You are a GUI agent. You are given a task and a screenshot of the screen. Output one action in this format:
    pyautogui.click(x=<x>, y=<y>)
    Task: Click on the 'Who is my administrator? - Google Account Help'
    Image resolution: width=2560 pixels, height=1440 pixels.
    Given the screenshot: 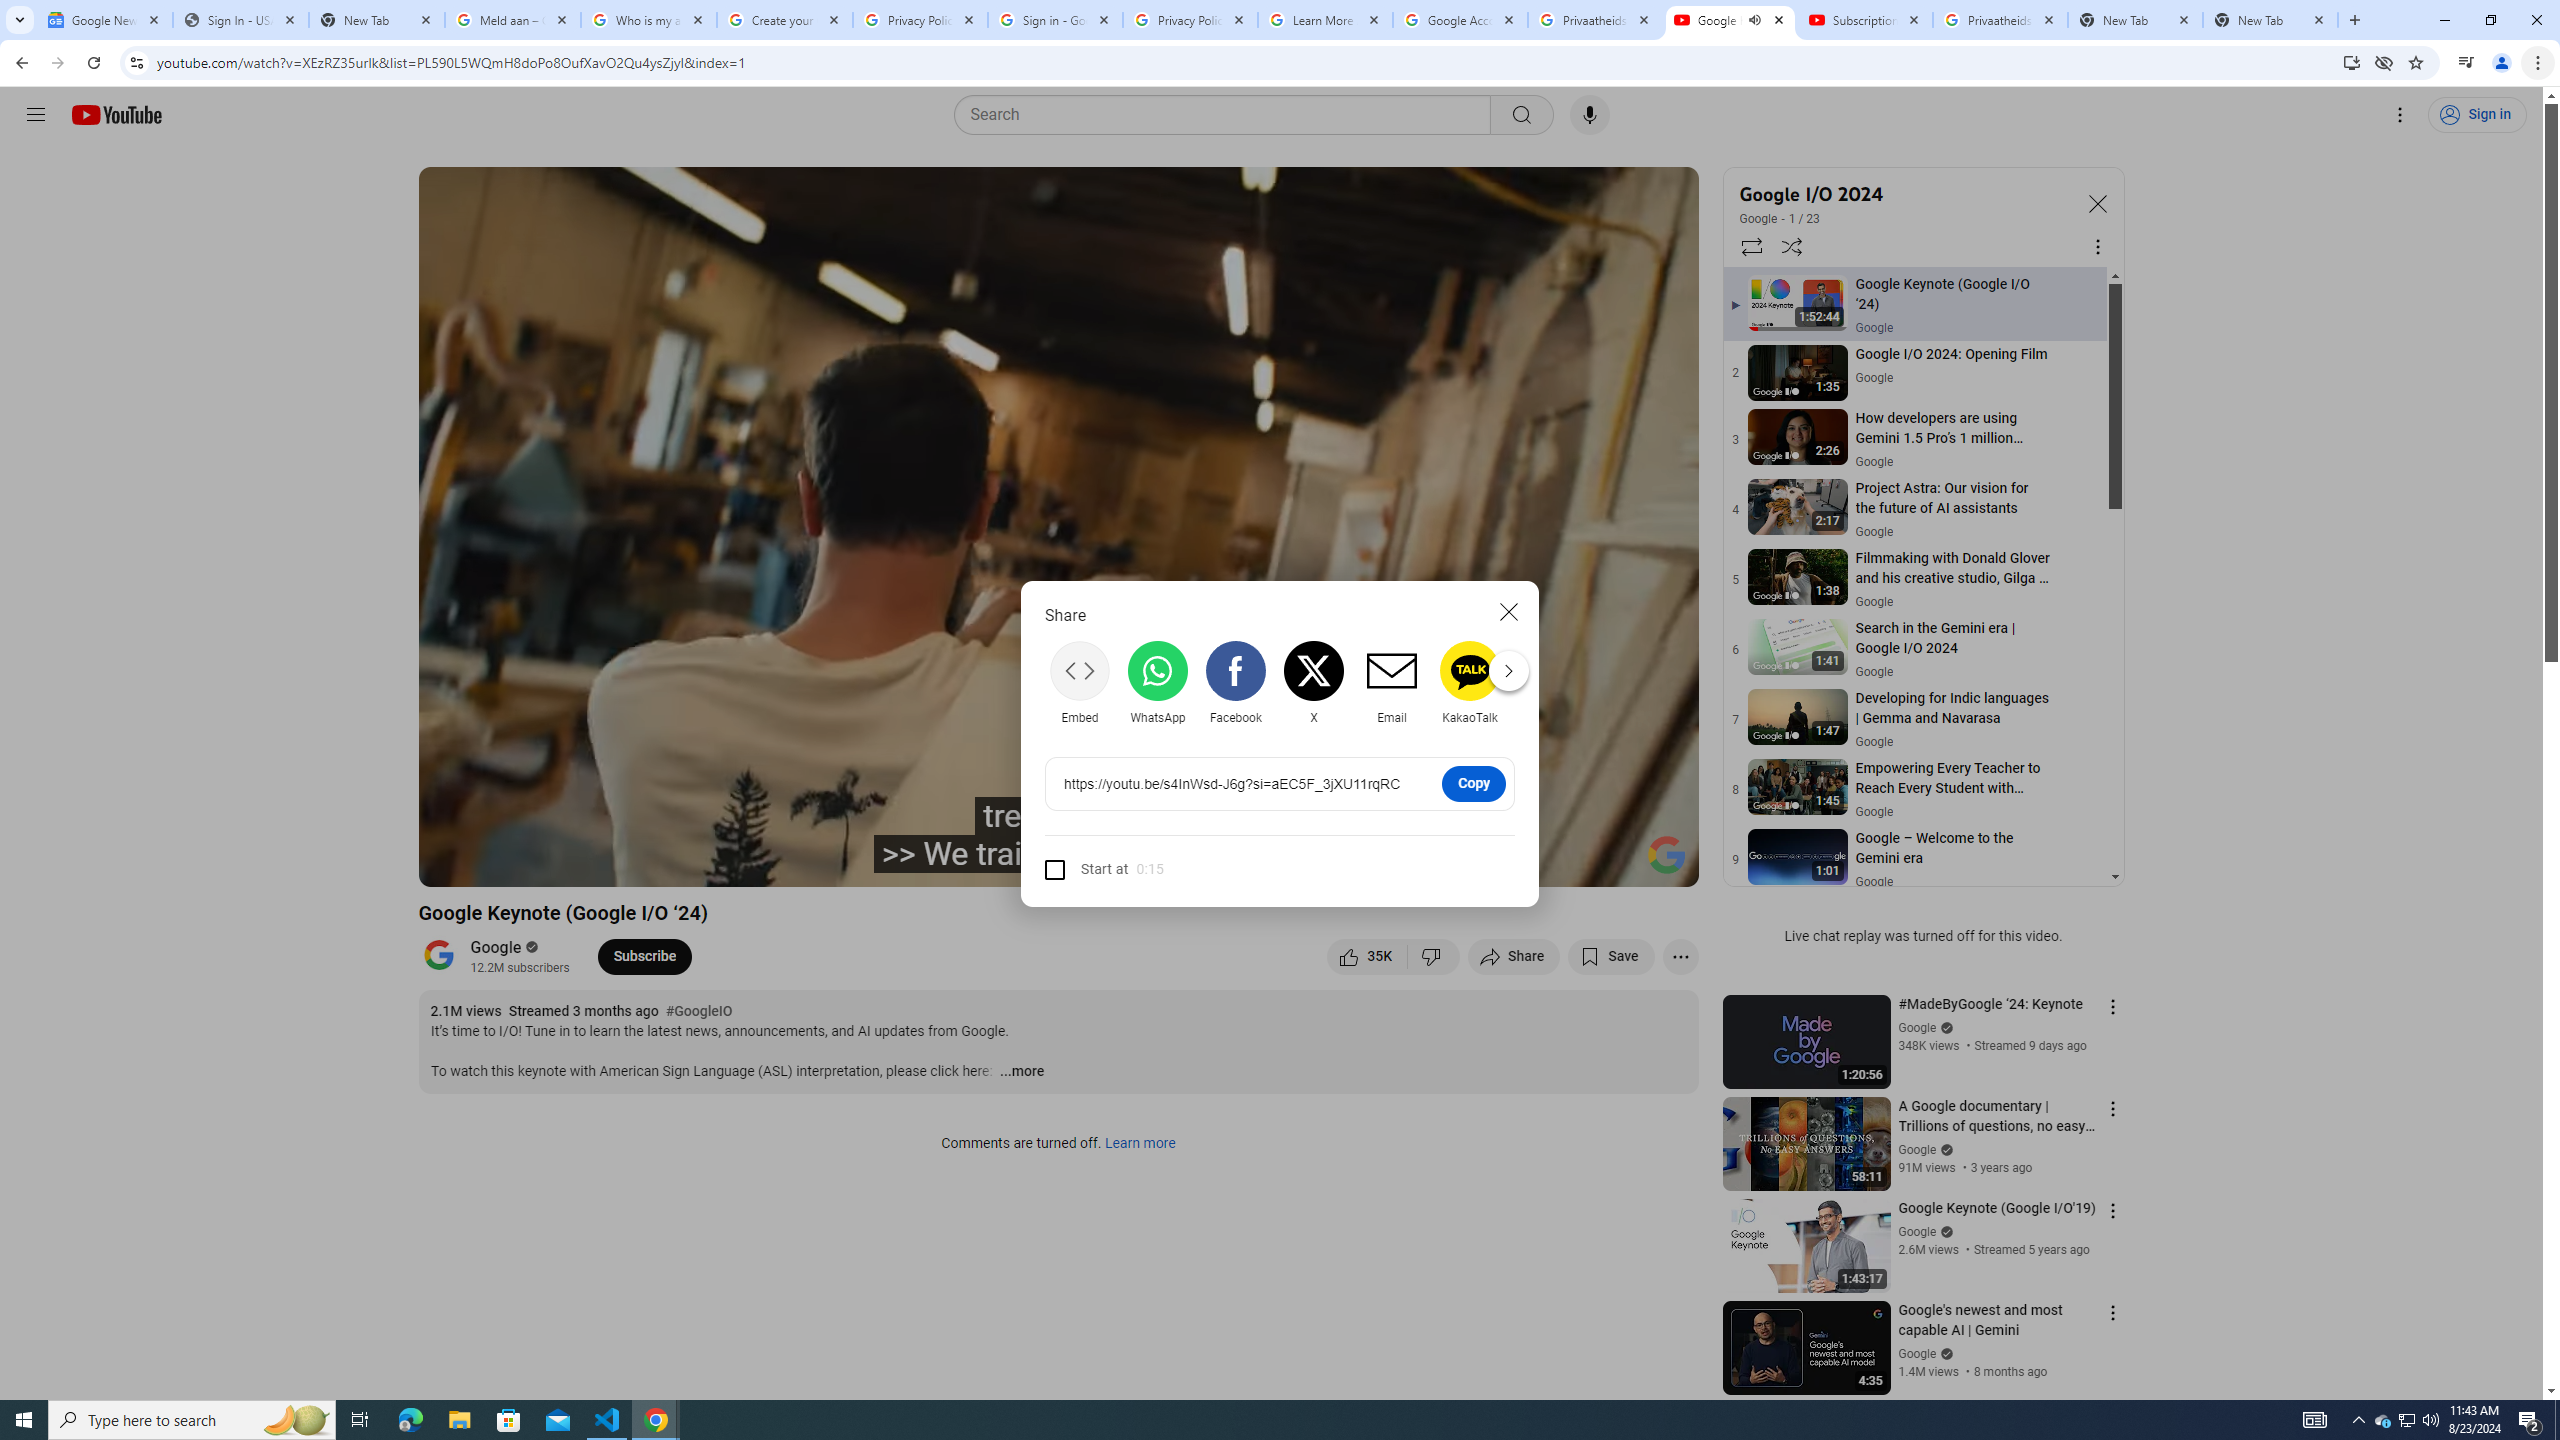 What is the action you would take?
    pyautogui.click(x=648, y=19)
    